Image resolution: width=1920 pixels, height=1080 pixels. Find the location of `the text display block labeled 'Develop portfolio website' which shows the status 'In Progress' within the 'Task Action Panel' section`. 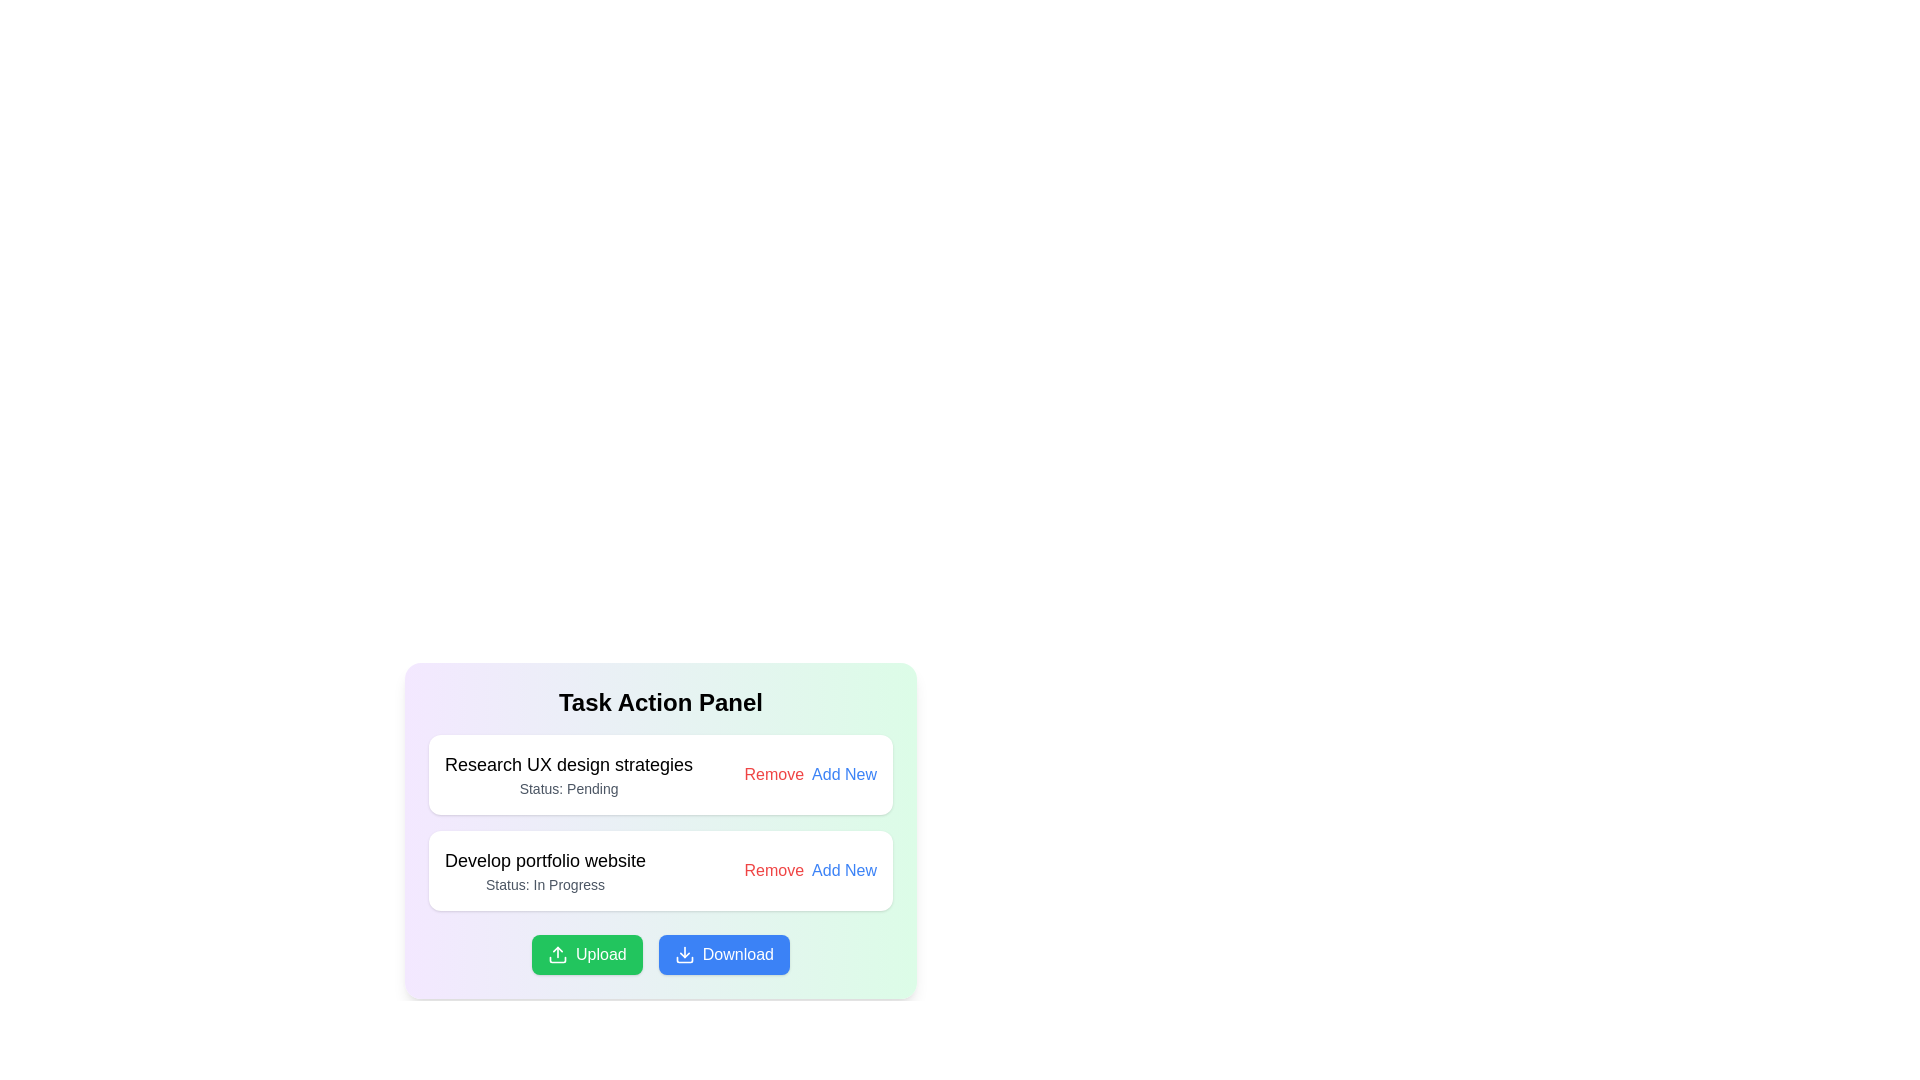

the text display block labeled 'Develop portfolio website' which shows the status 'In Progress' within the 'Task Action Panel' section is located at coordinates (545, 870).